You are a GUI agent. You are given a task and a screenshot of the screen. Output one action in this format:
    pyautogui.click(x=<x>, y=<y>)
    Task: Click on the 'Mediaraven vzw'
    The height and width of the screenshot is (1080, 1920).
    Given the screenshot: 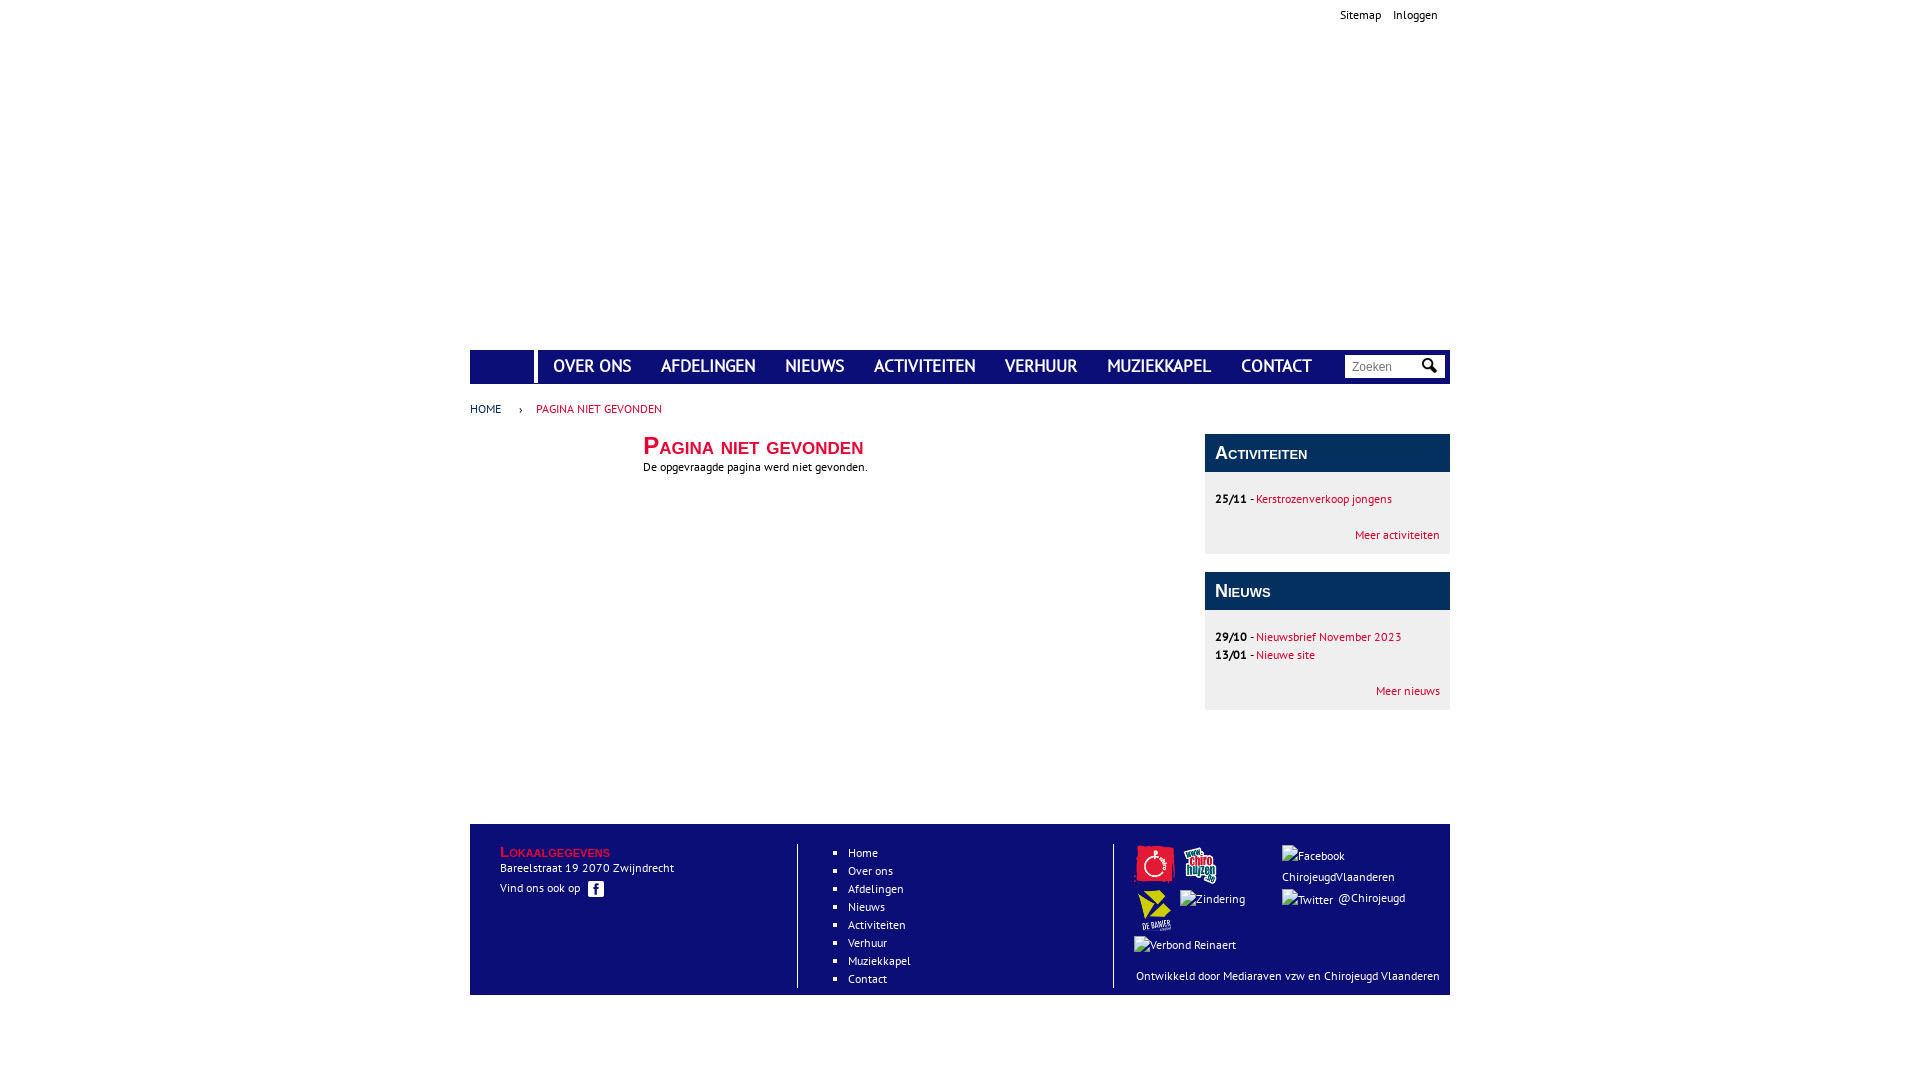 What is the action you would take?
    pyautogui.click(x=1262, y=974)
    